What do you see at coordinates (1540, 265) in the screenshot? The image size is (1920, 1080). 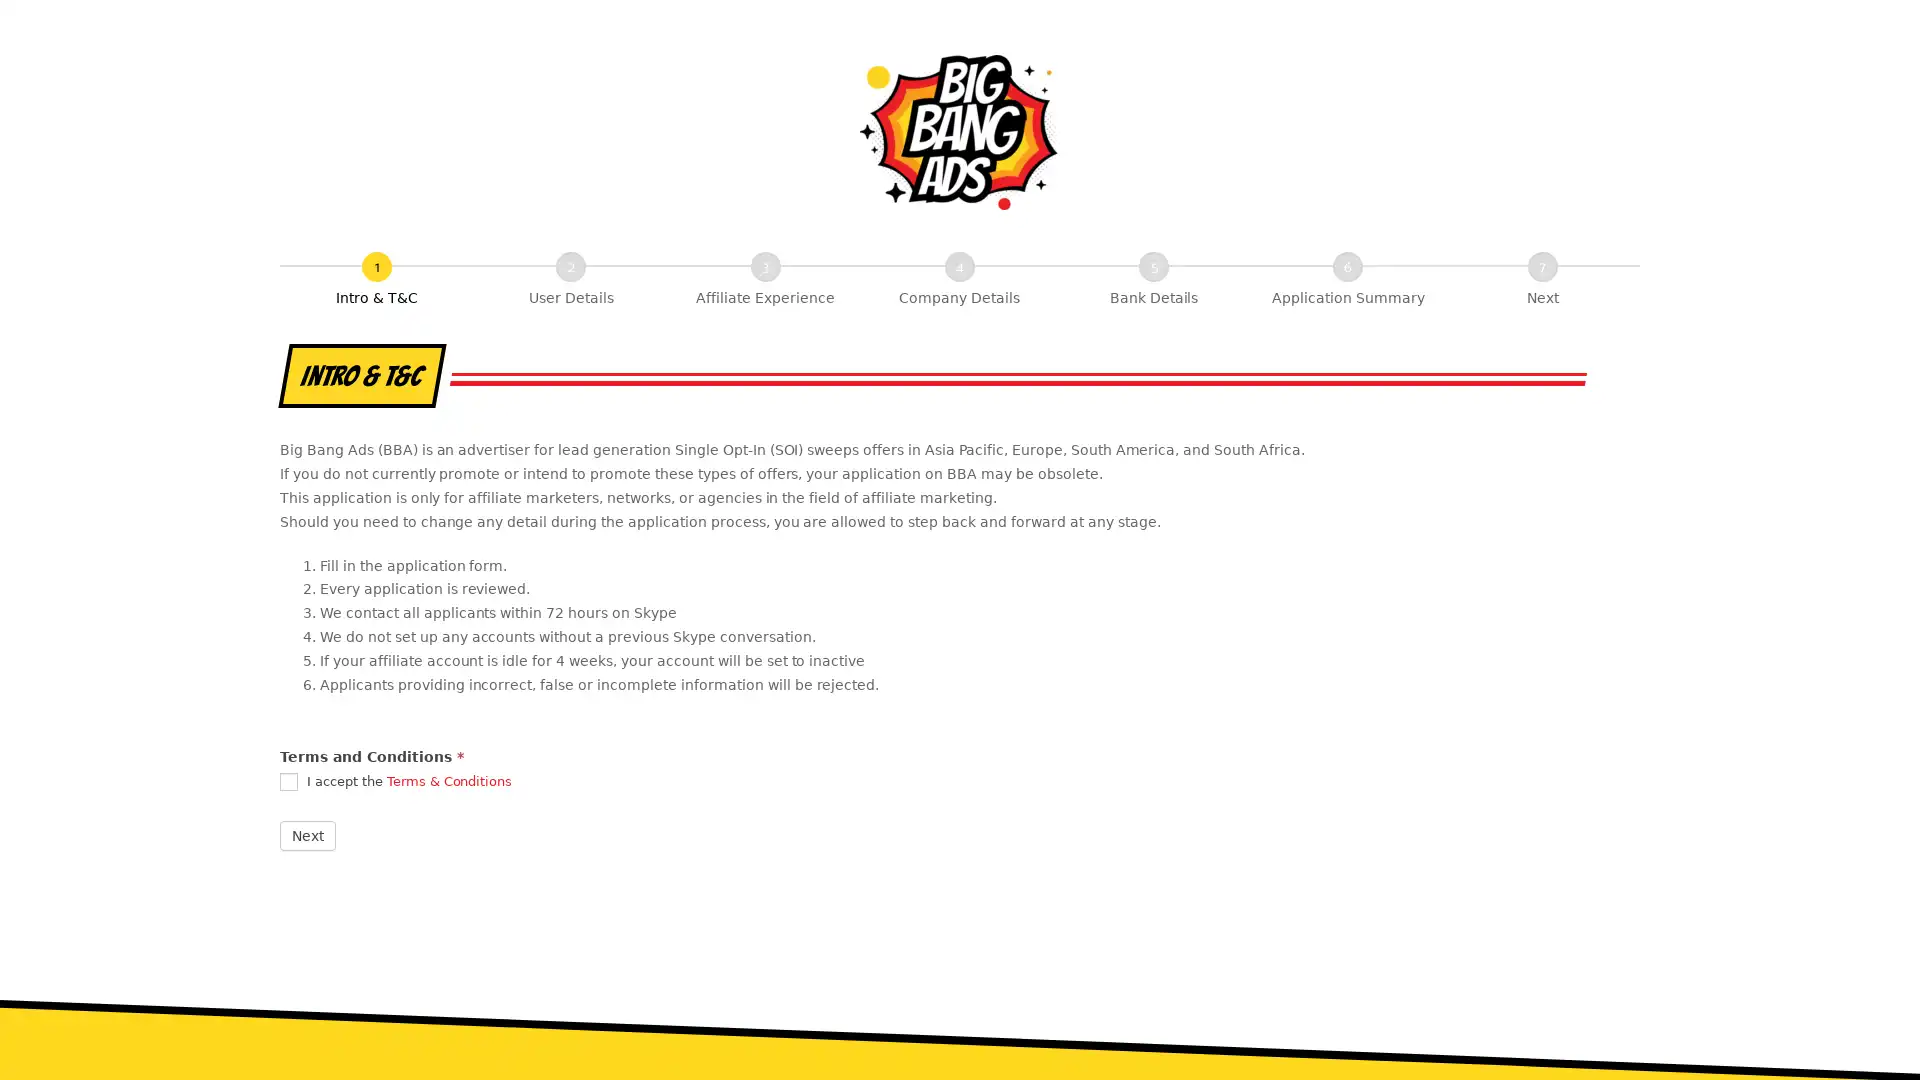 I see `Next` at bounding box center [1540, 265].